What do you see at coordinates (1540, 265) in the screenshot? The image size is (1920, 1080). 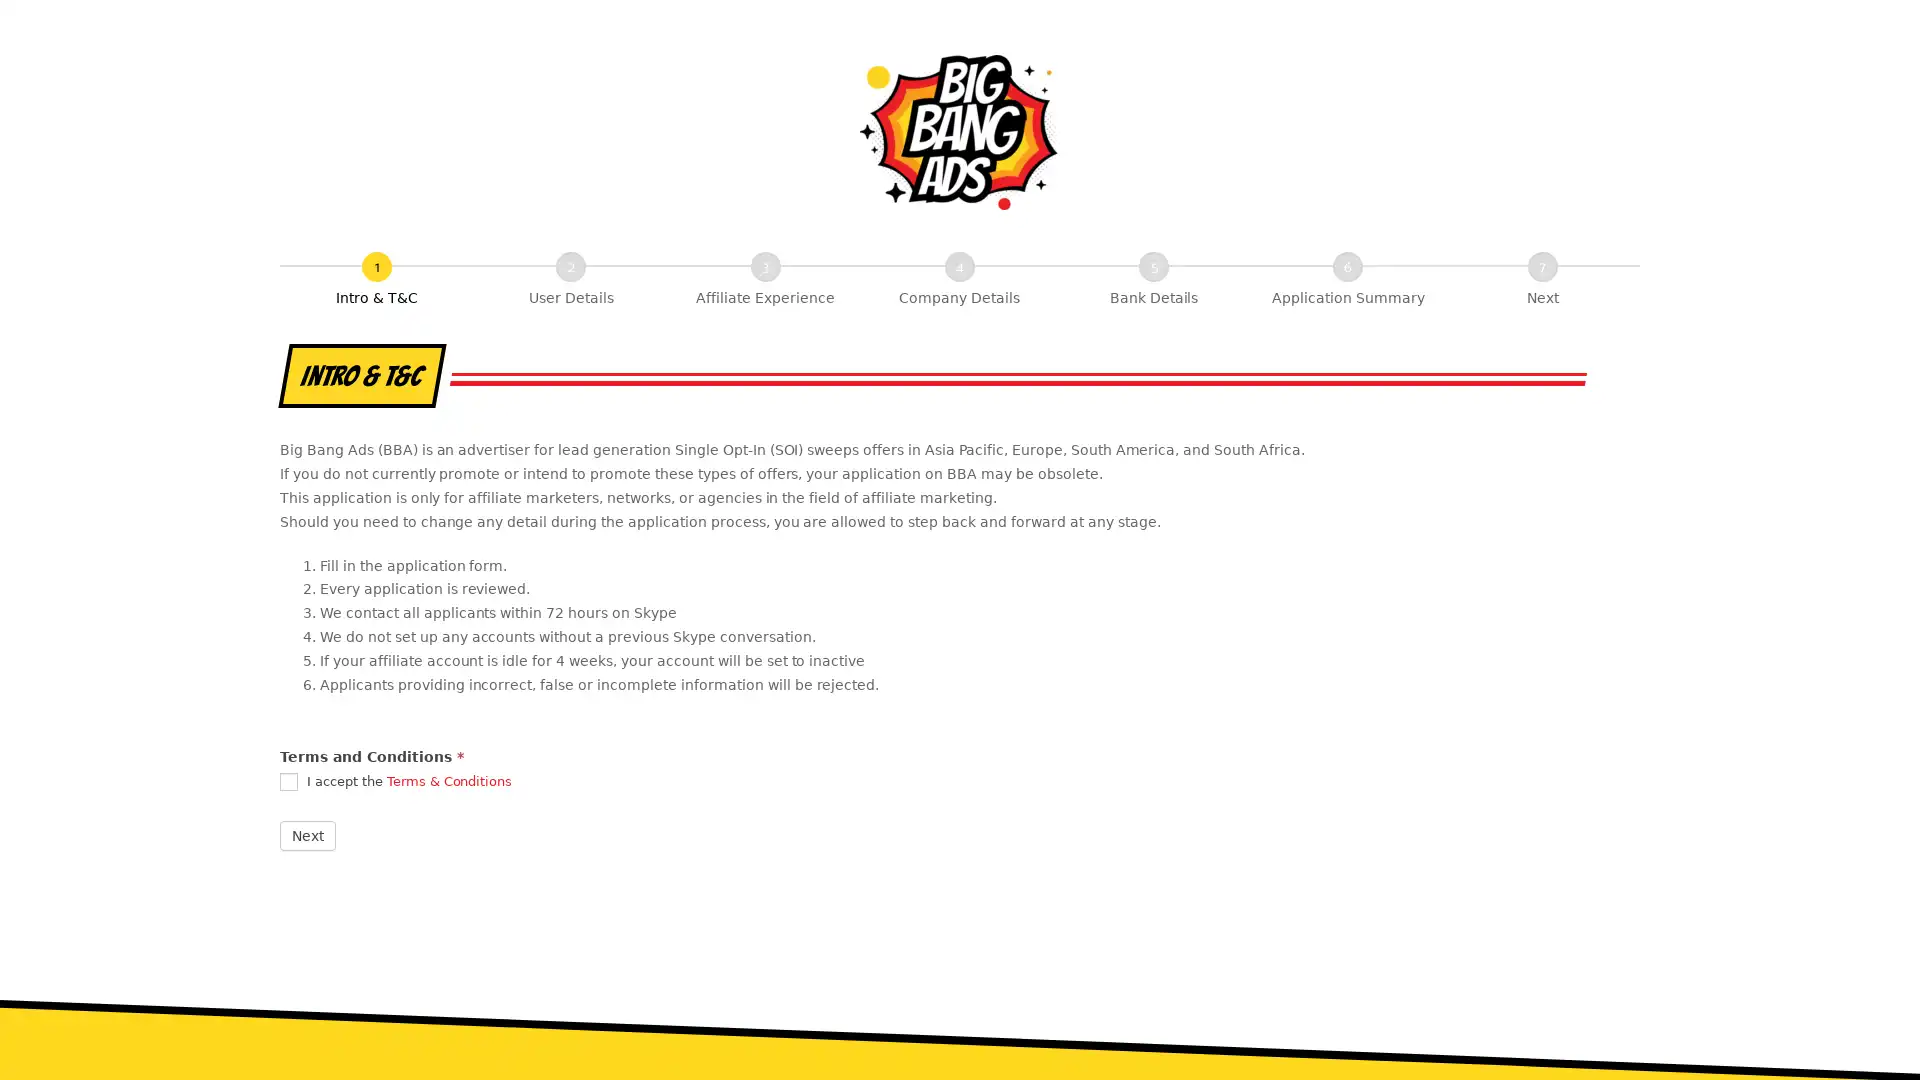 I see `Next` at bounding box center [1540, 265].